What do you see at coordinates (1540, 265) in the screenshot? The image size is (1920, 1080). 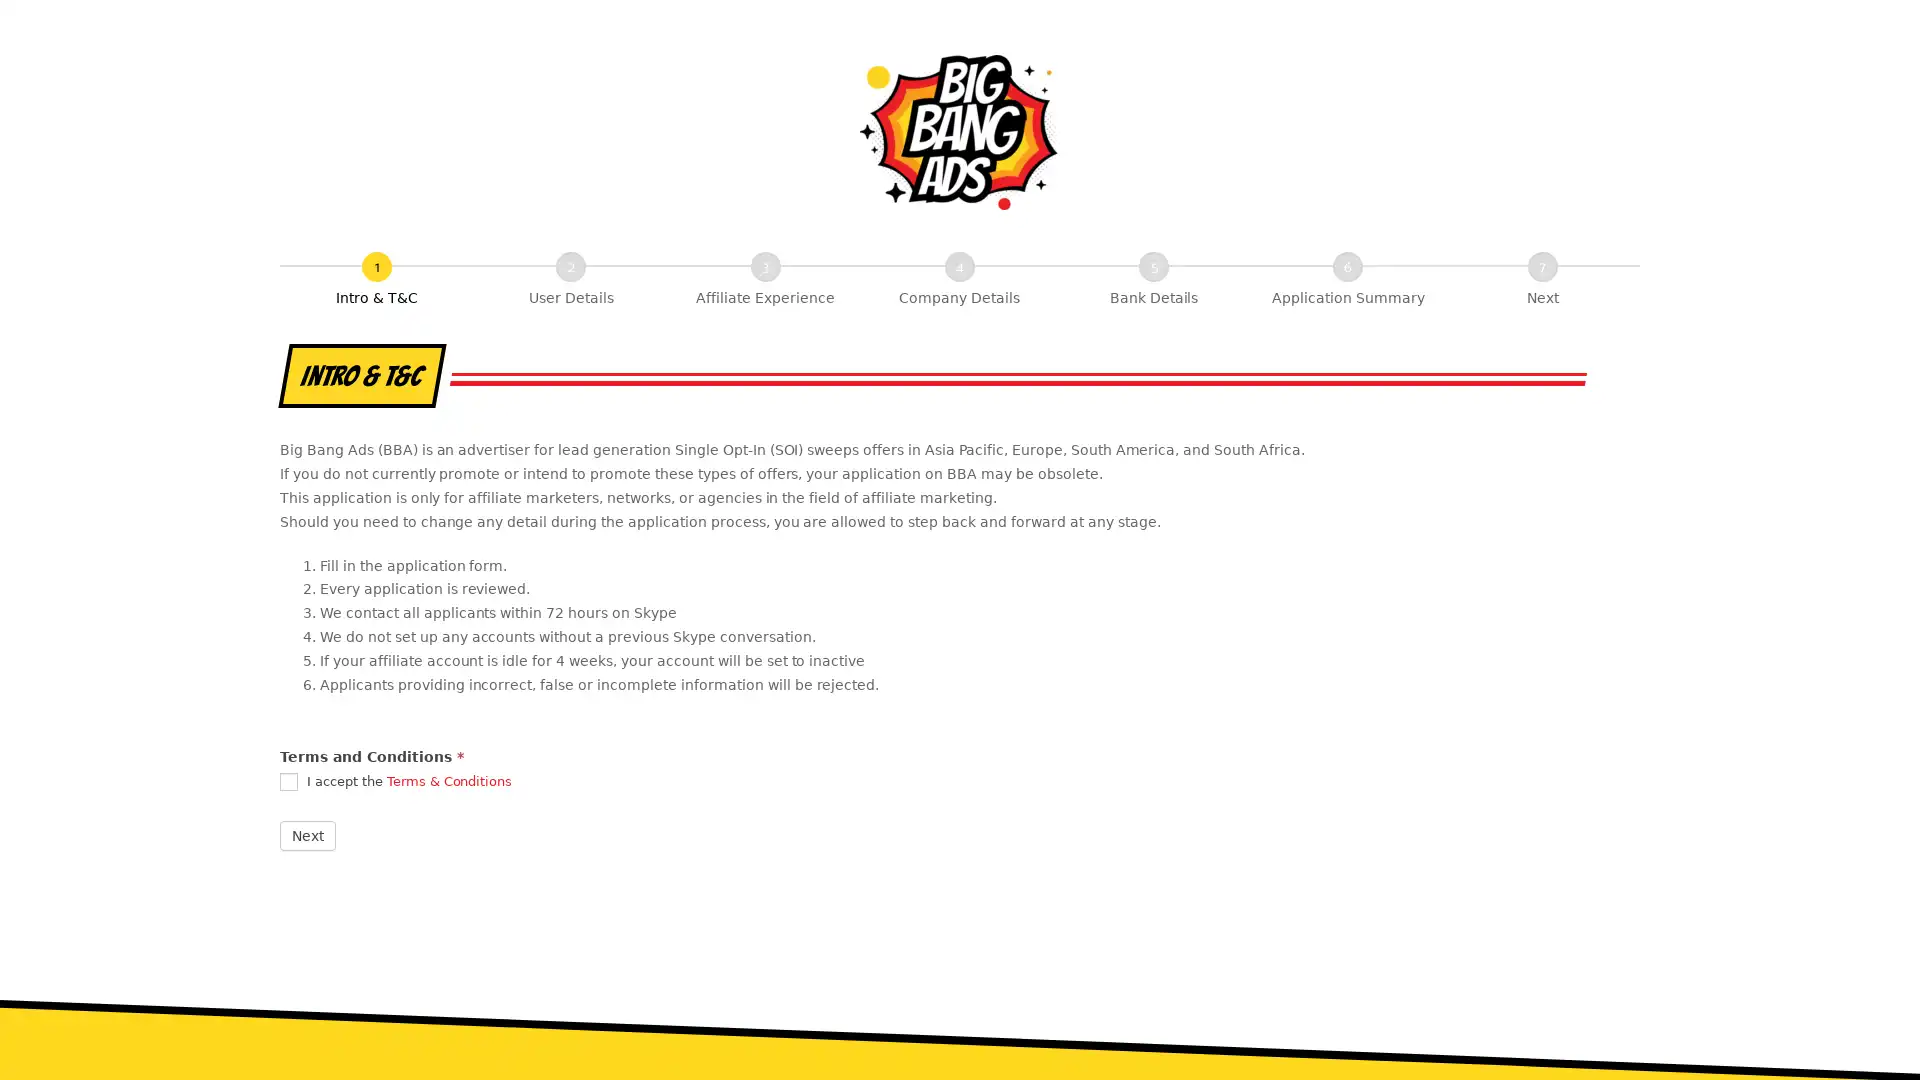 I see `Next` at bounding box center [1540, 265].